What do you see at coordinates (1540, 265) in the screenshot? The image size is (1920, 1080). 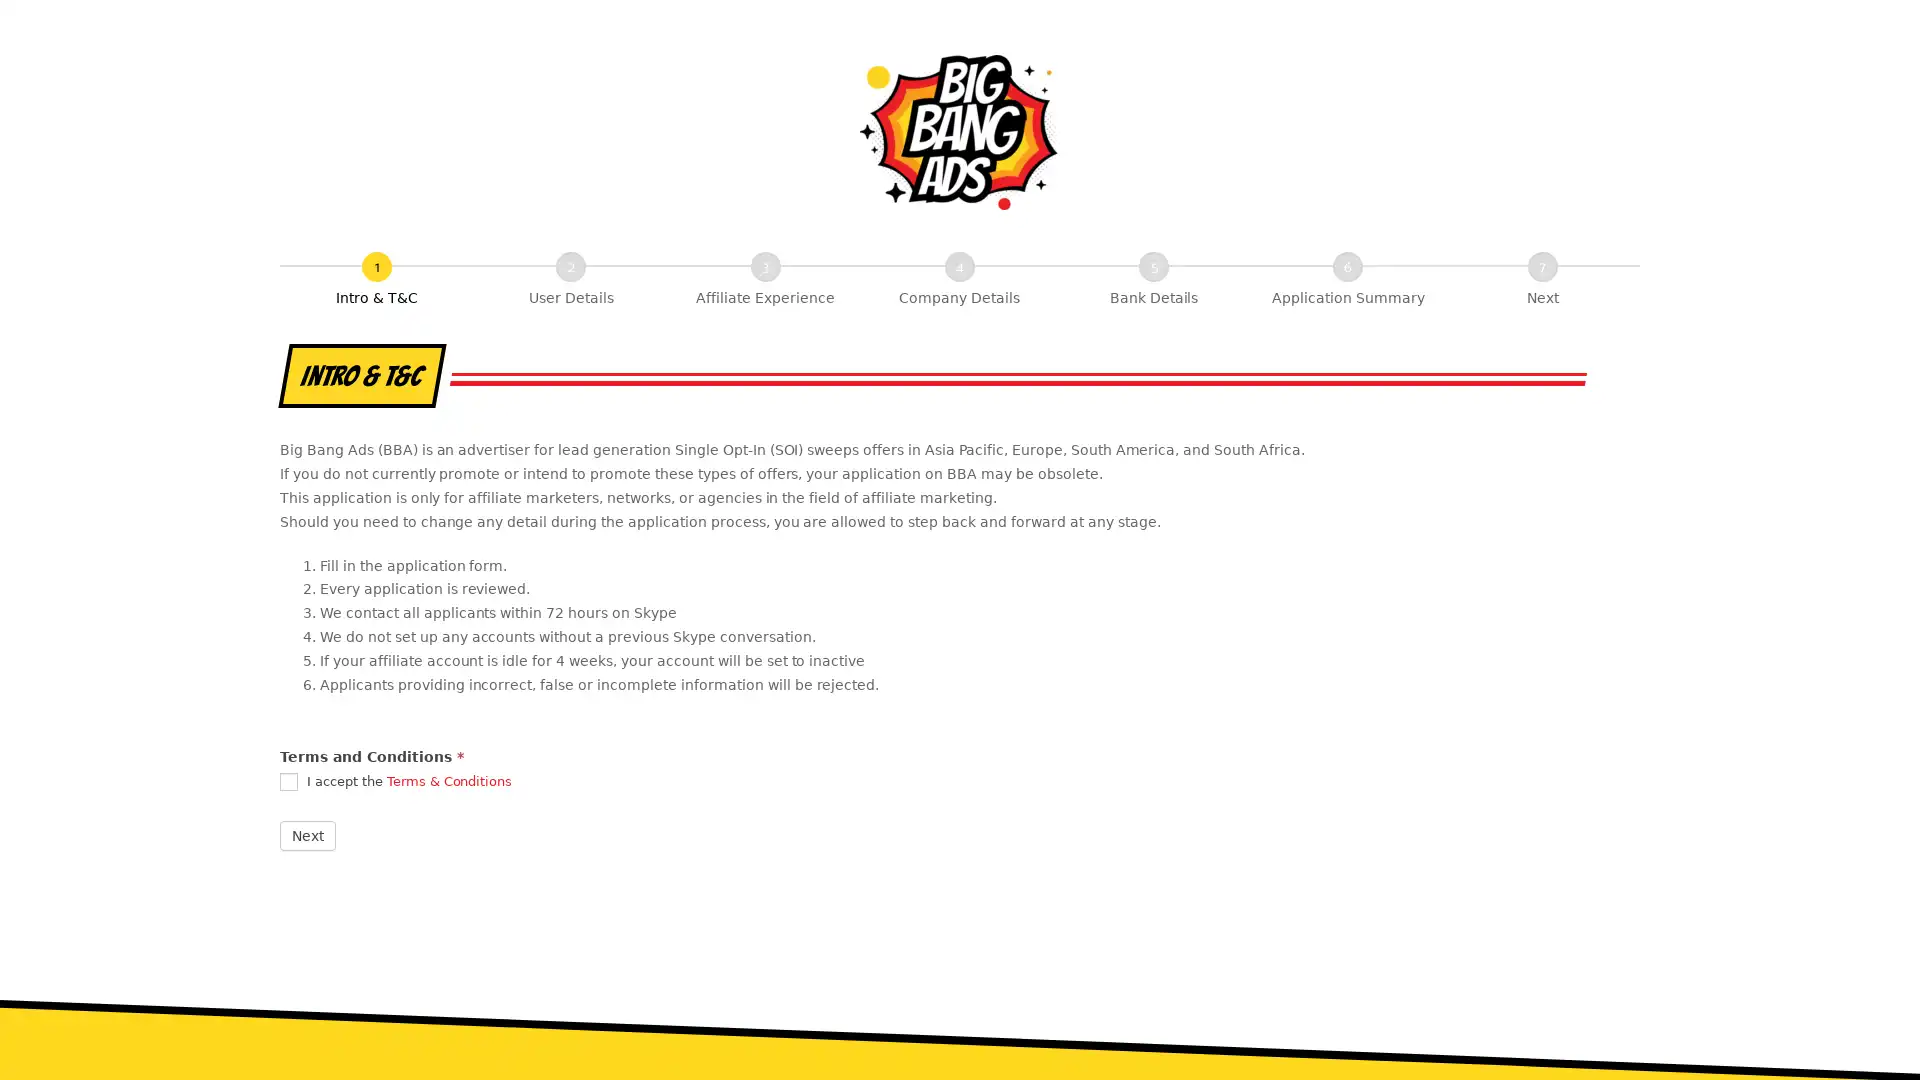 I see `Next` at bounding box center [1540, 265].